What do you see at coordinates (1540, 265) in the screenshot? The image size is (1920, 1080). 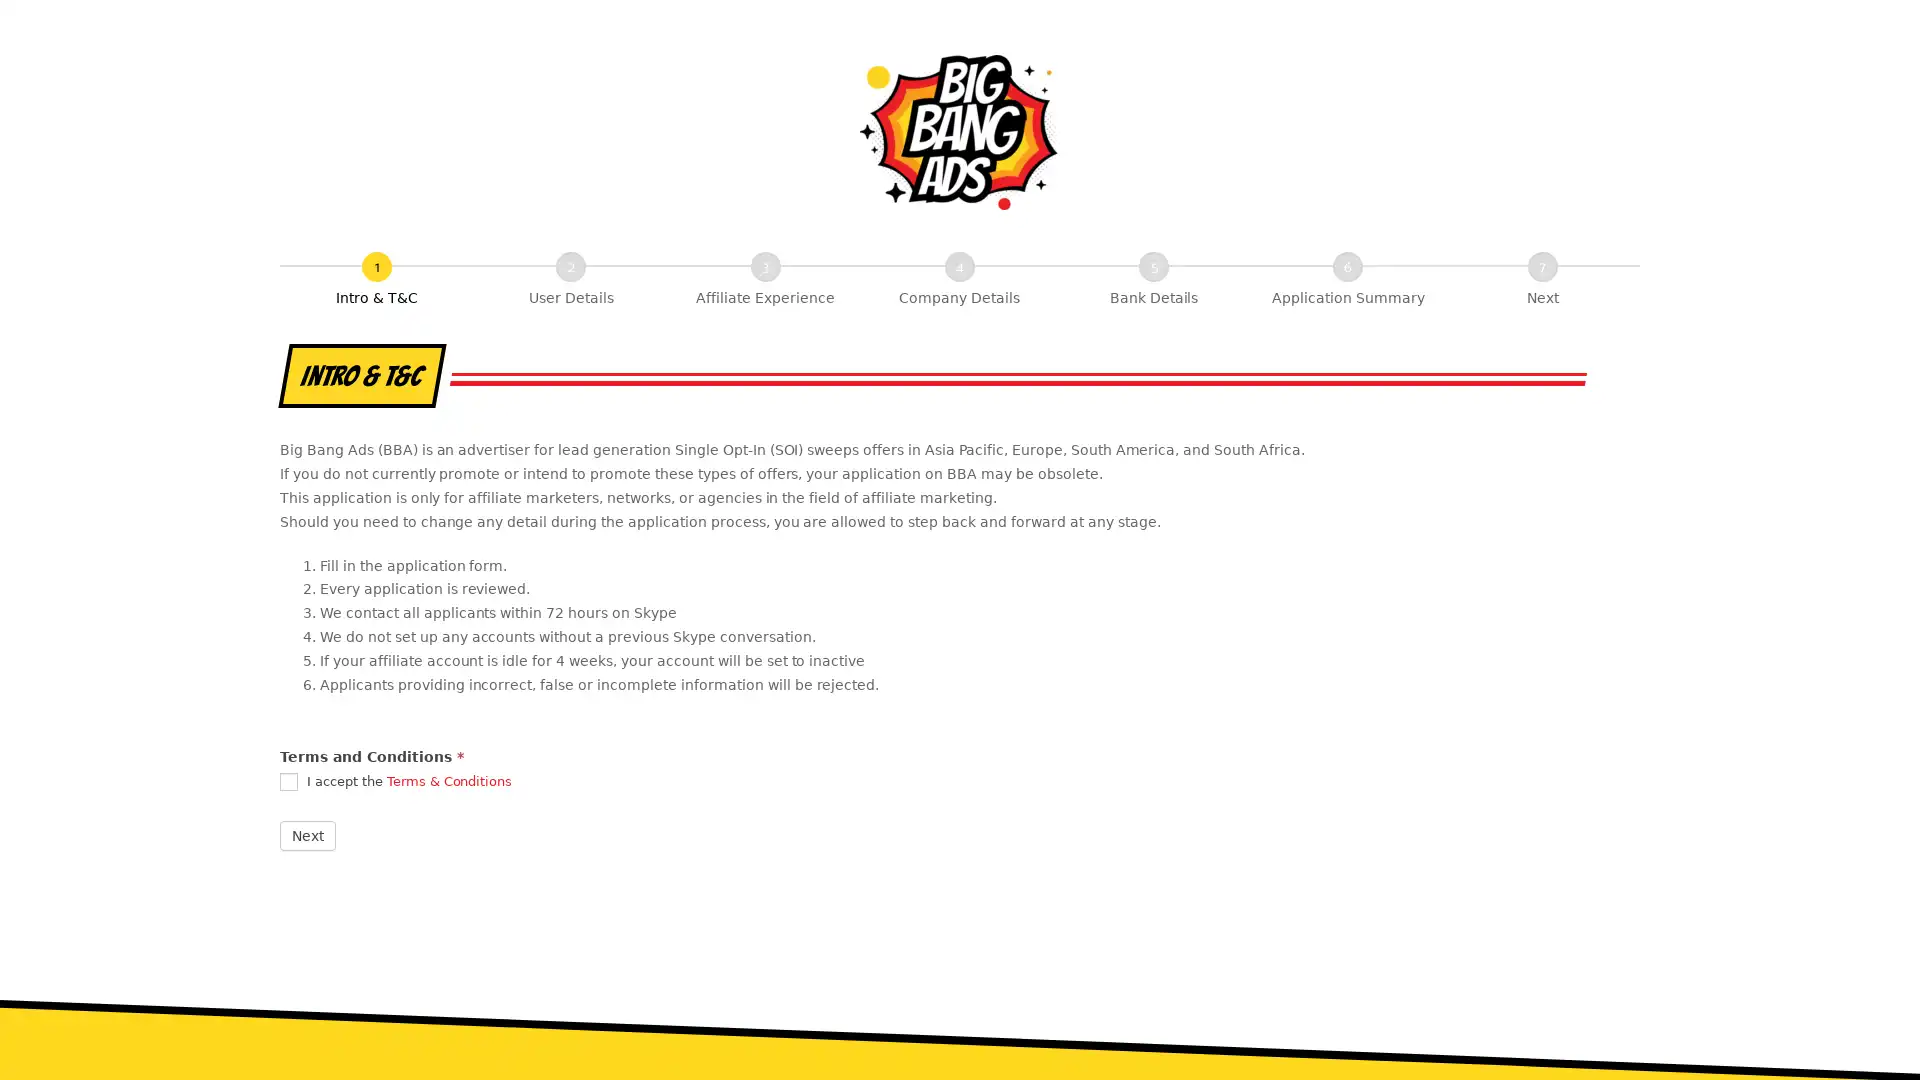 I see `Next` at bounding box center [1540, 265].